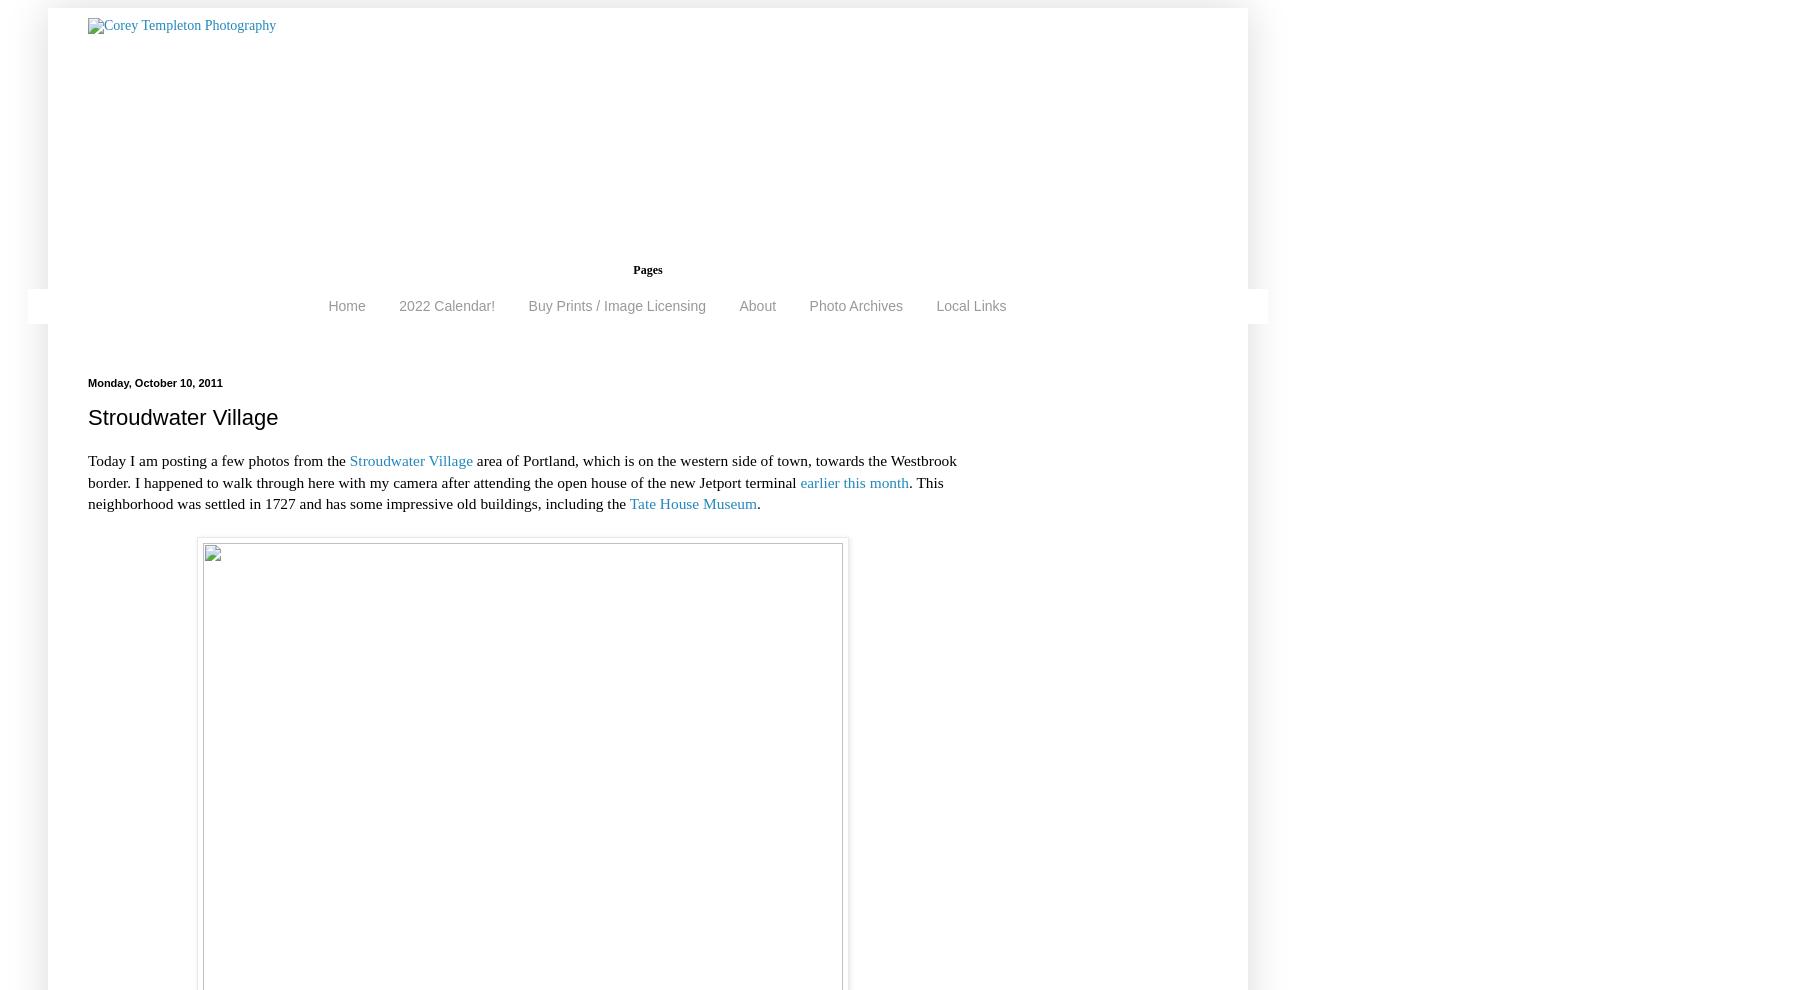  I want to click on 'Monday, October 10, 2011', so click(155, 382).